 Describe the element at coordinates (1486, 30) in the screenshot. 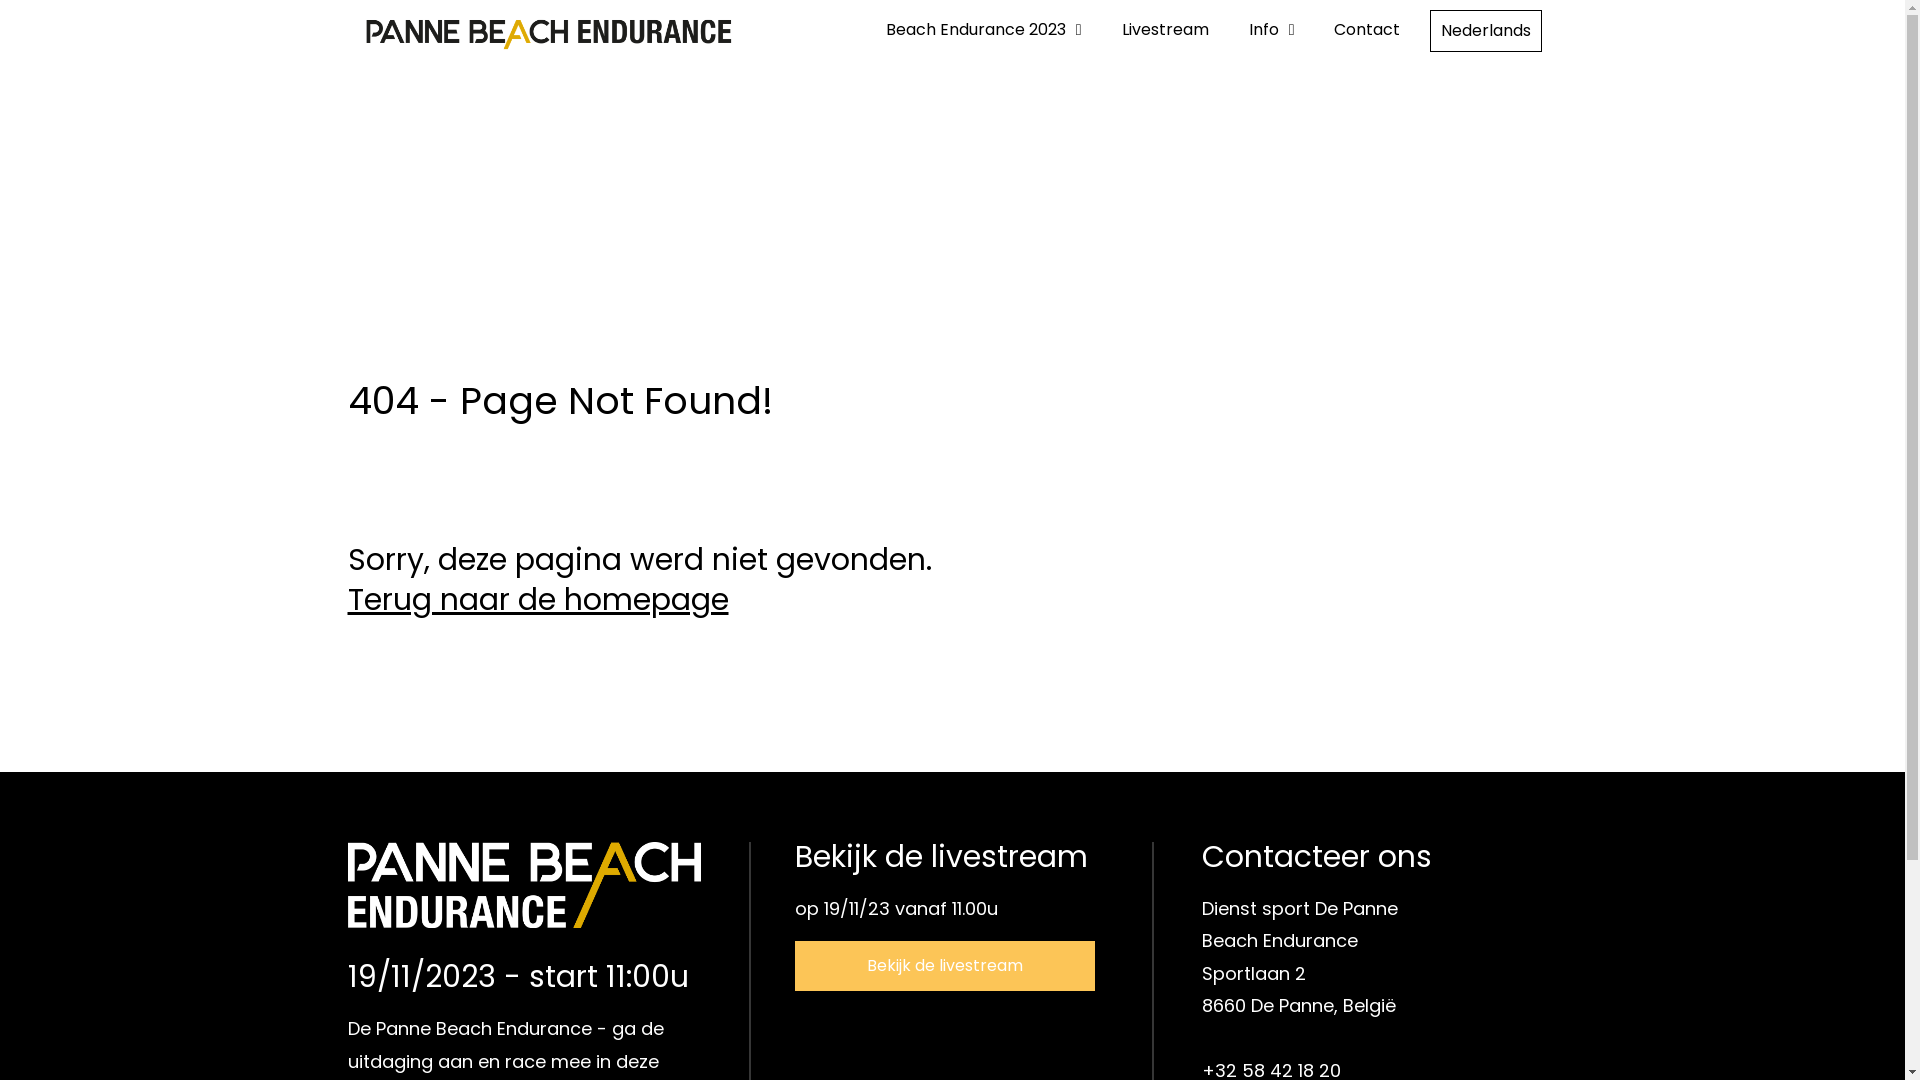

I see `'Nederlands'` at that location.